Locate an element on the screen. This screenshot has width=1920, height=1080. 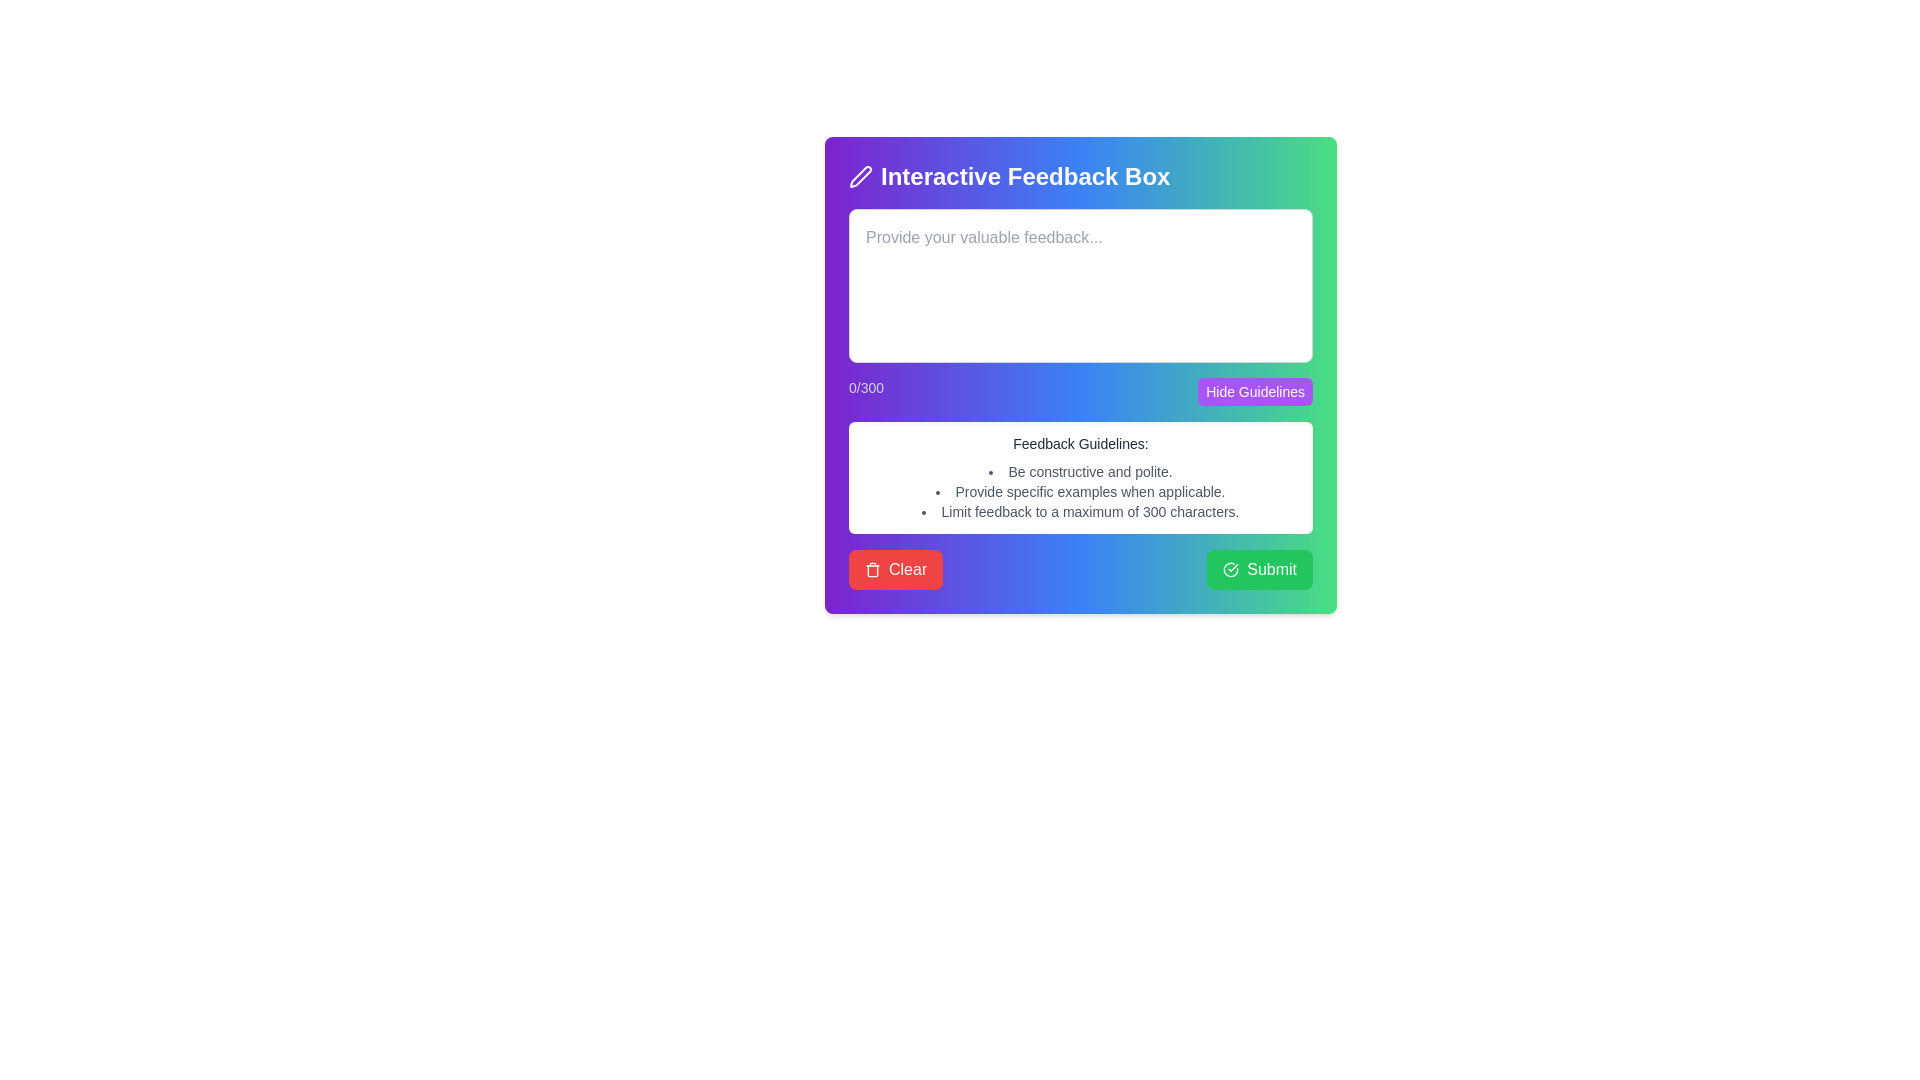
the text label that reads 'Limit feedback to a maximum of 300 characters.', which is the third bullet point in the 'Feedback Guidelines:' section is located at coordinates (1079, 511).